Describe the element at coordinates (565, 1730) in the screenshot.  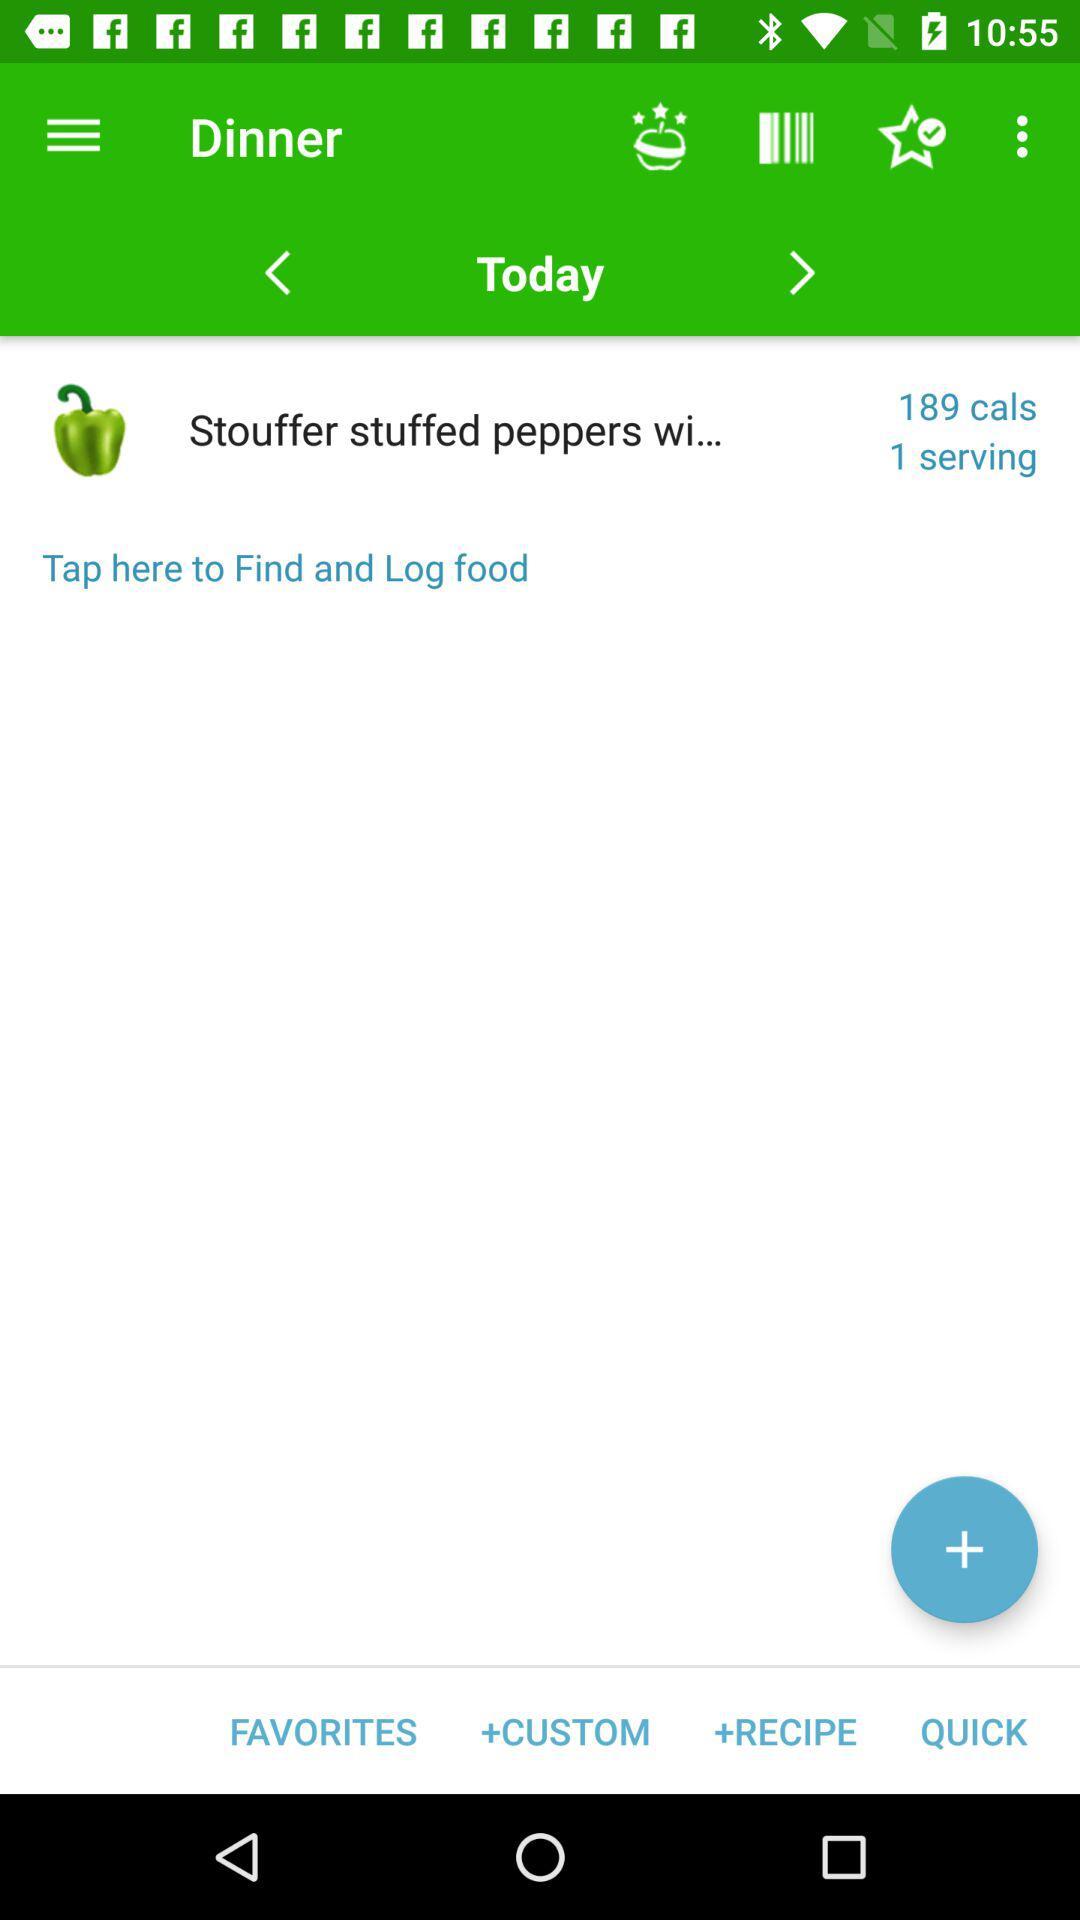
I see `item next to favorites` at that location.